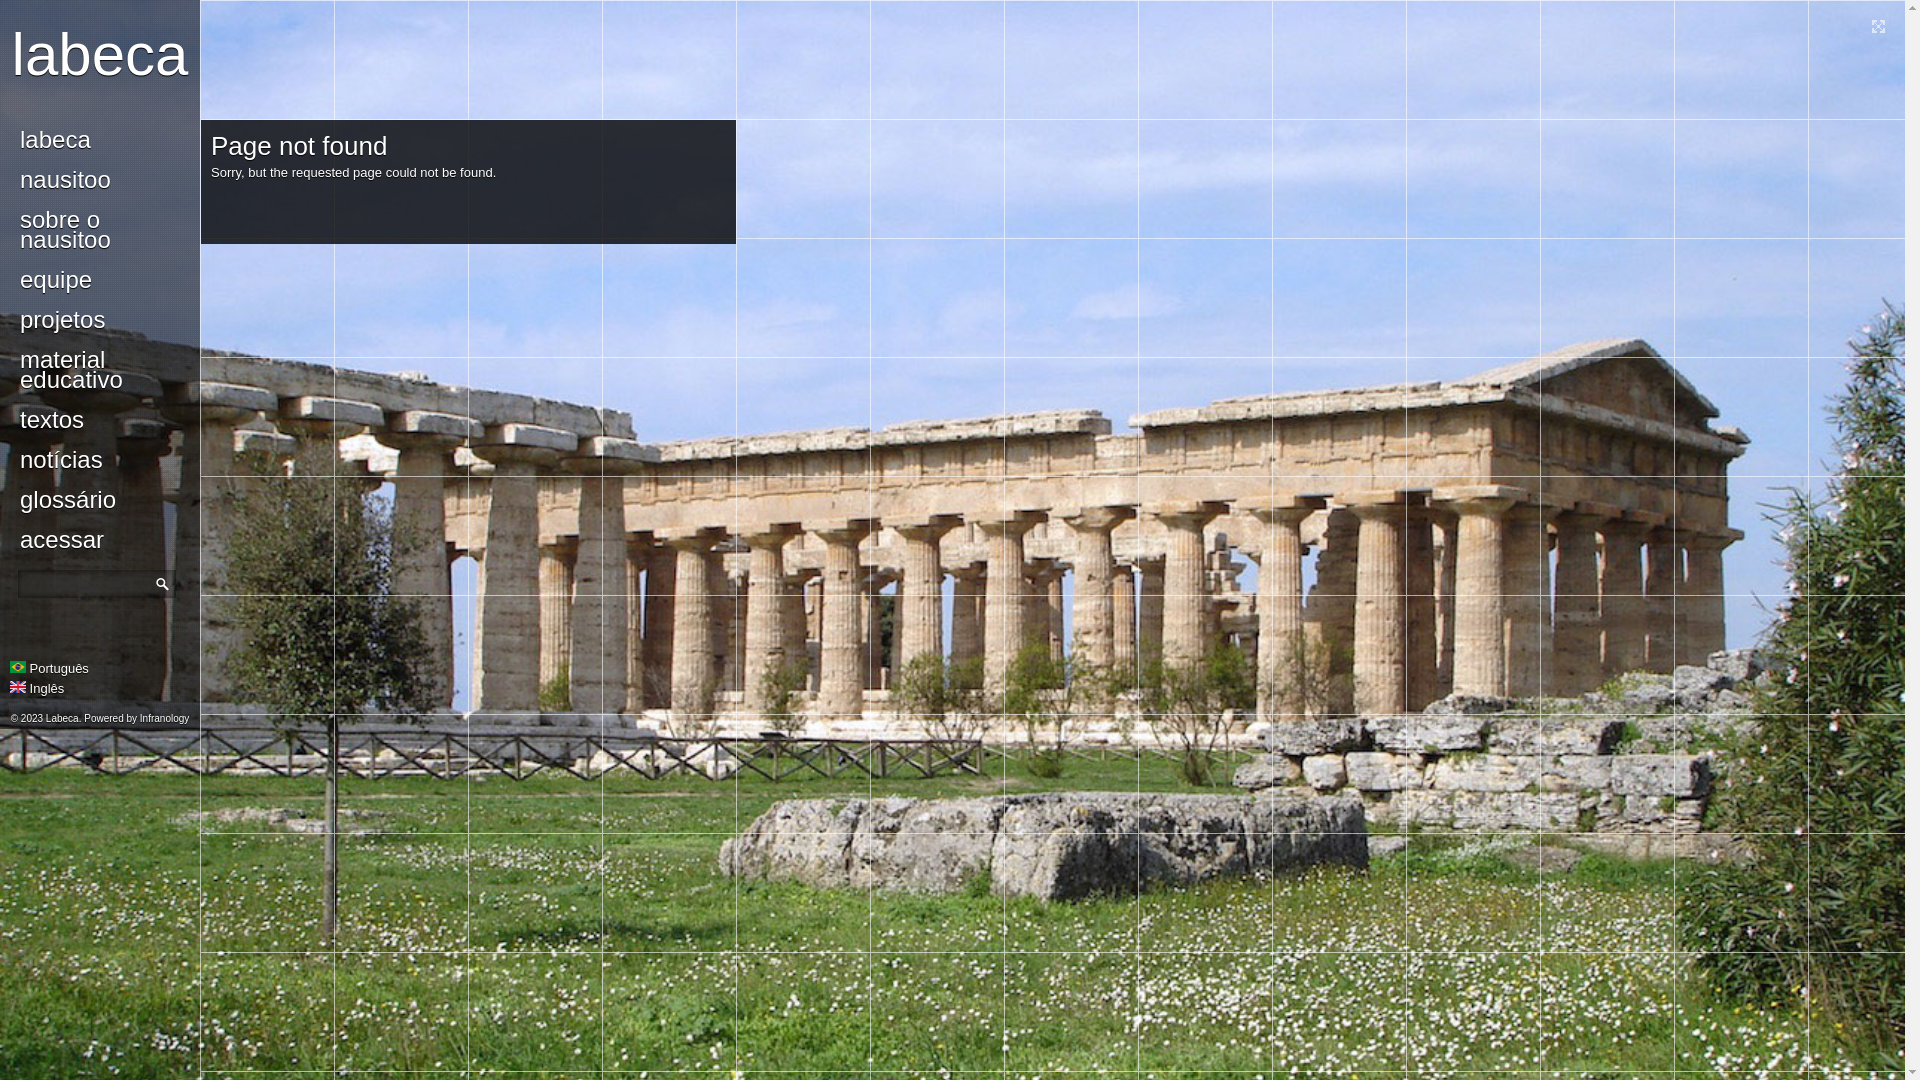 The width and height of the screenshot is (1920, 1080). Describe the element at coordinates (99, 370) in the screenshot. I see `'material educativo'` at that location.